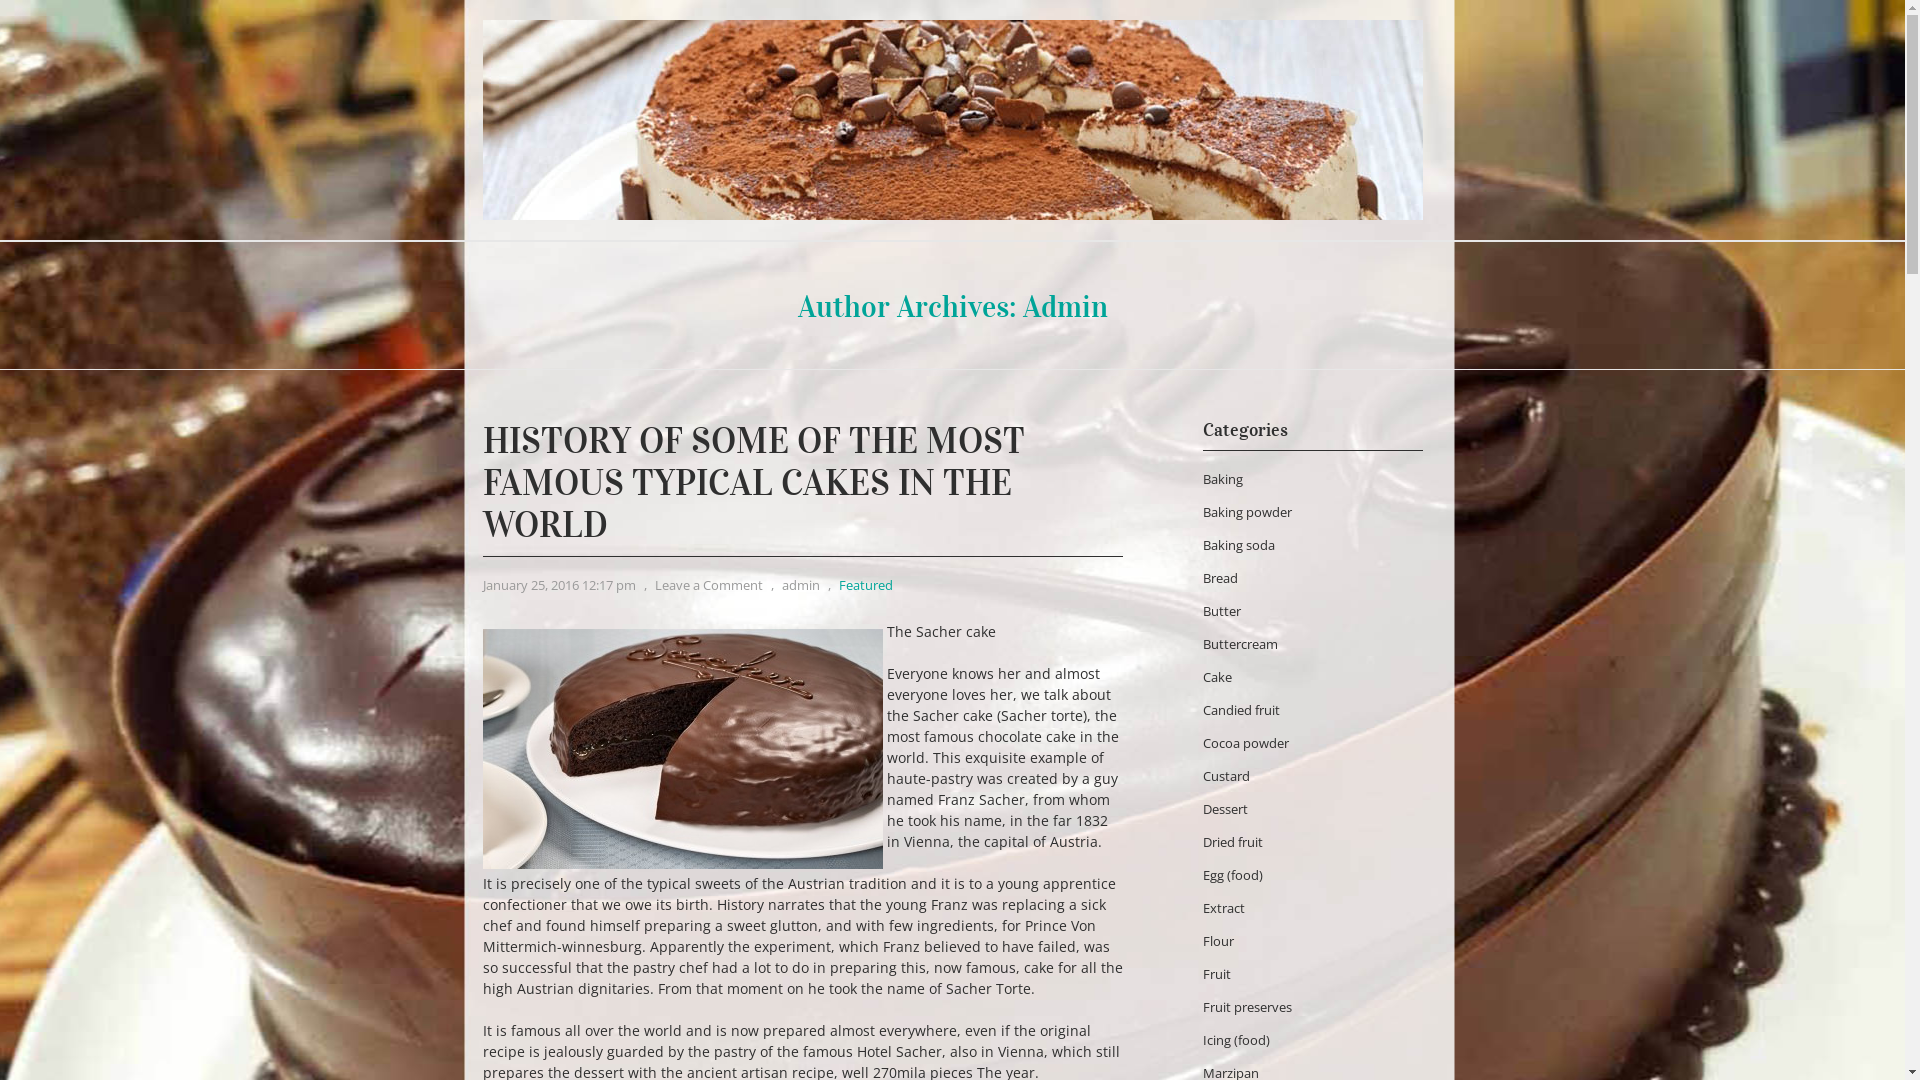 This screenshot has width=1920, height=1080. Describe the element at coordinates (1238, 644) in the screenshot. I see `'Buttercream'` at that location.